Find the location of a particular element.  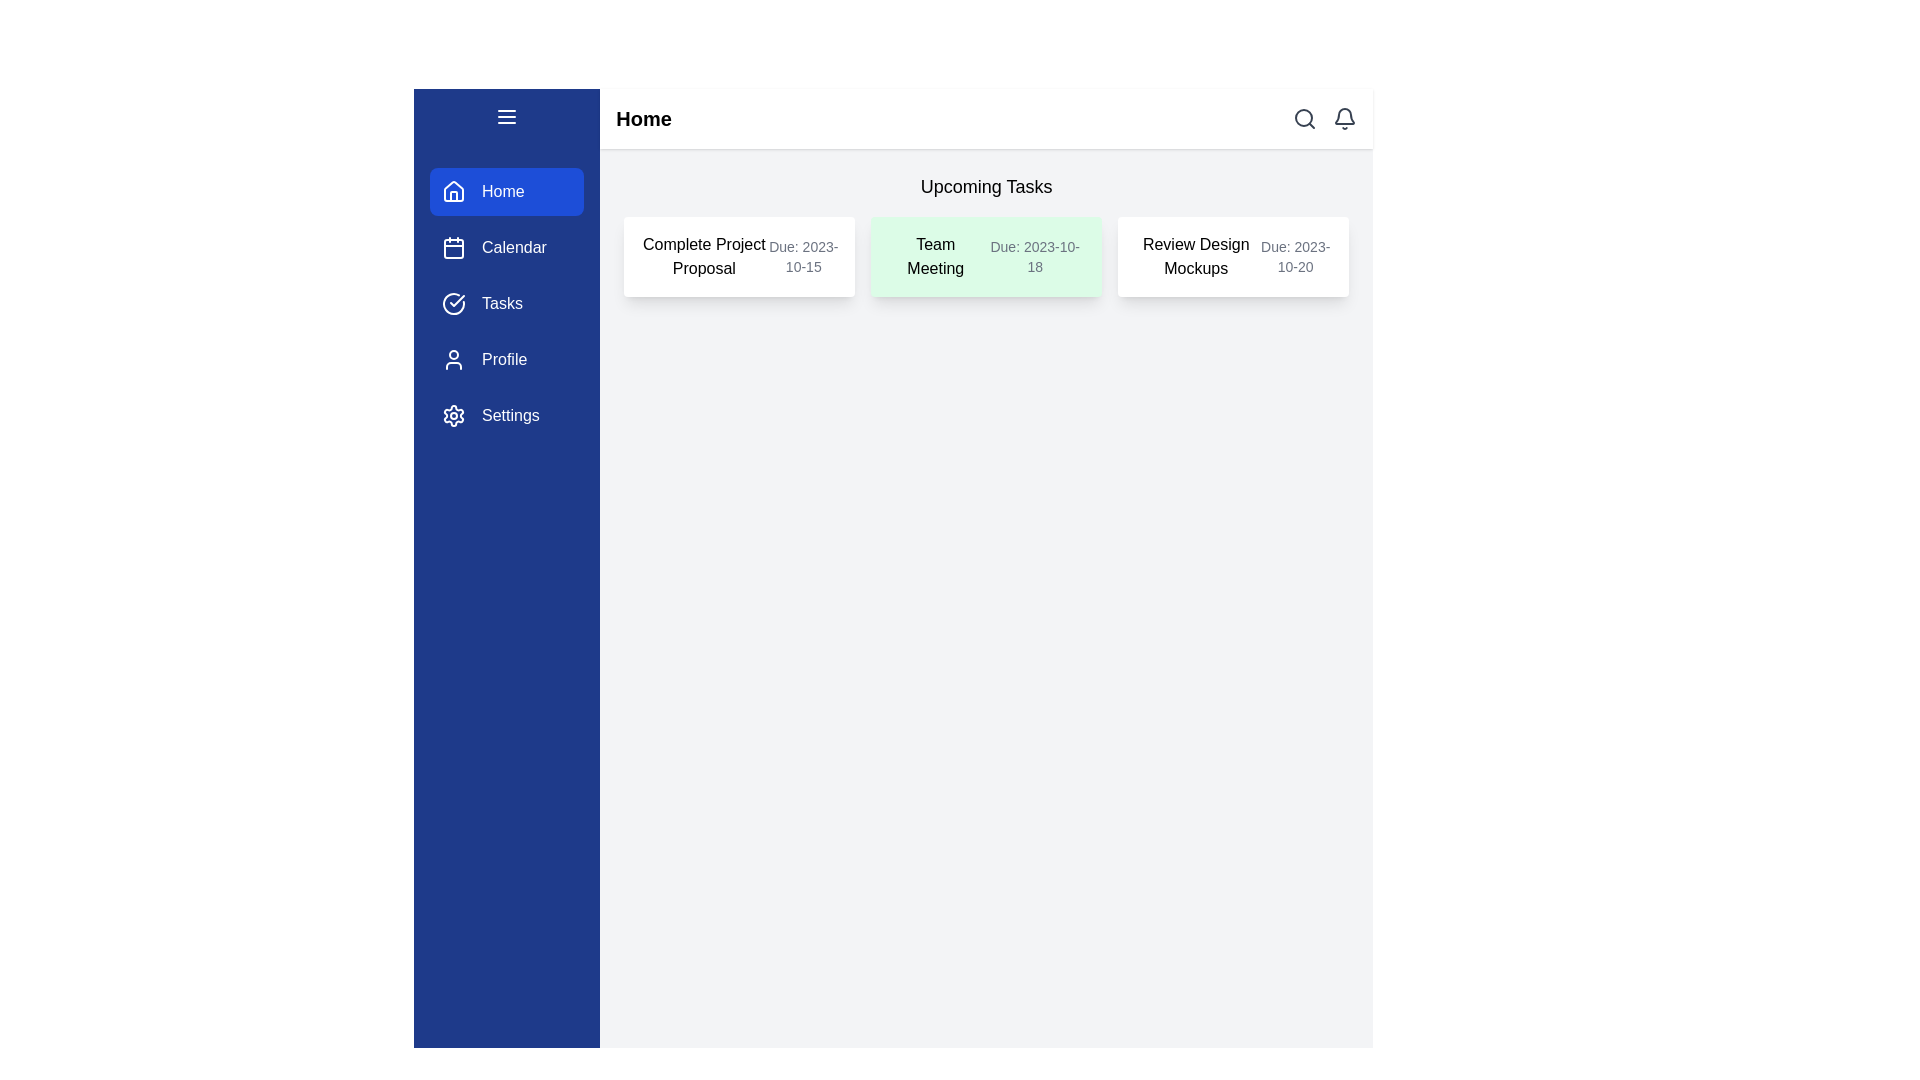

the task indicator icon located to the far left of the 'Tasks' button in the navigation menu is located at coordinates (453, 304).